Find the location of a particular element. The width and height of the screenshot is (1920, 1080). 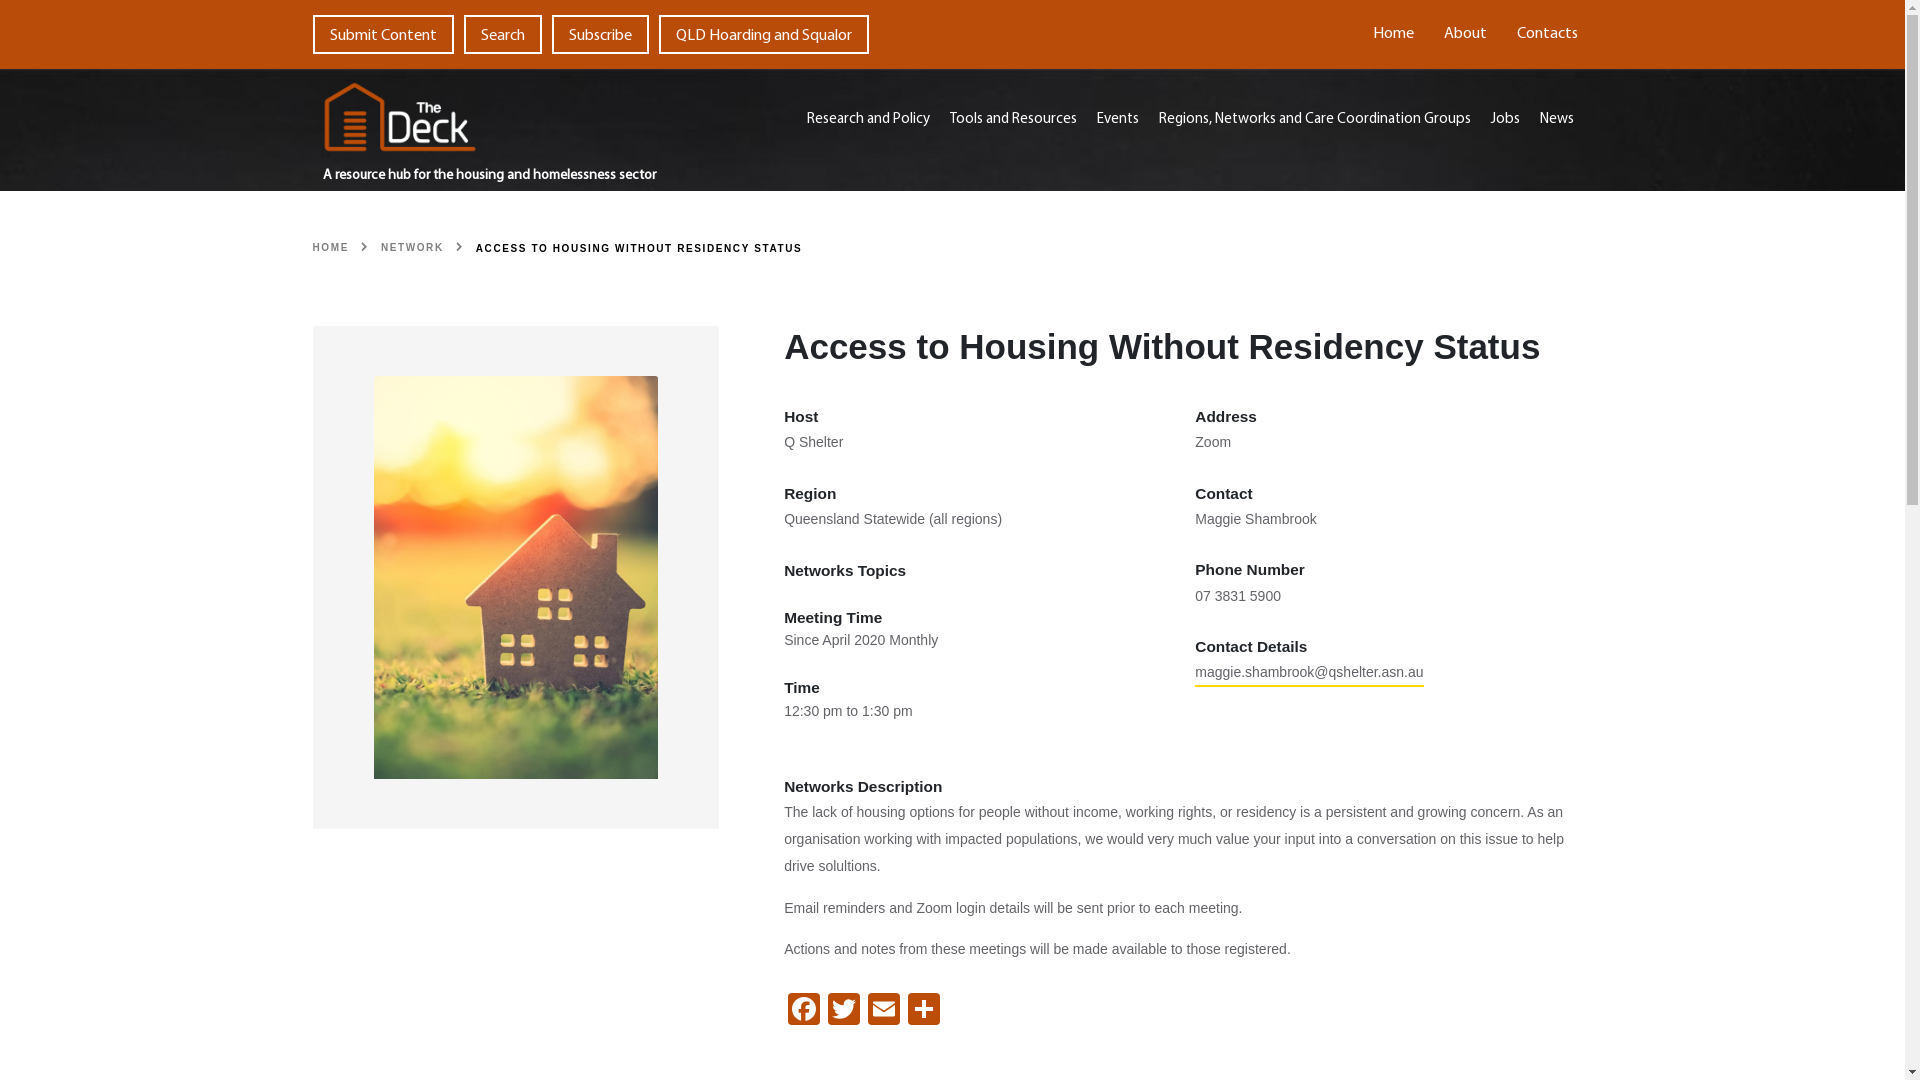

'Submit Content' is located at coordinates (382, 34).